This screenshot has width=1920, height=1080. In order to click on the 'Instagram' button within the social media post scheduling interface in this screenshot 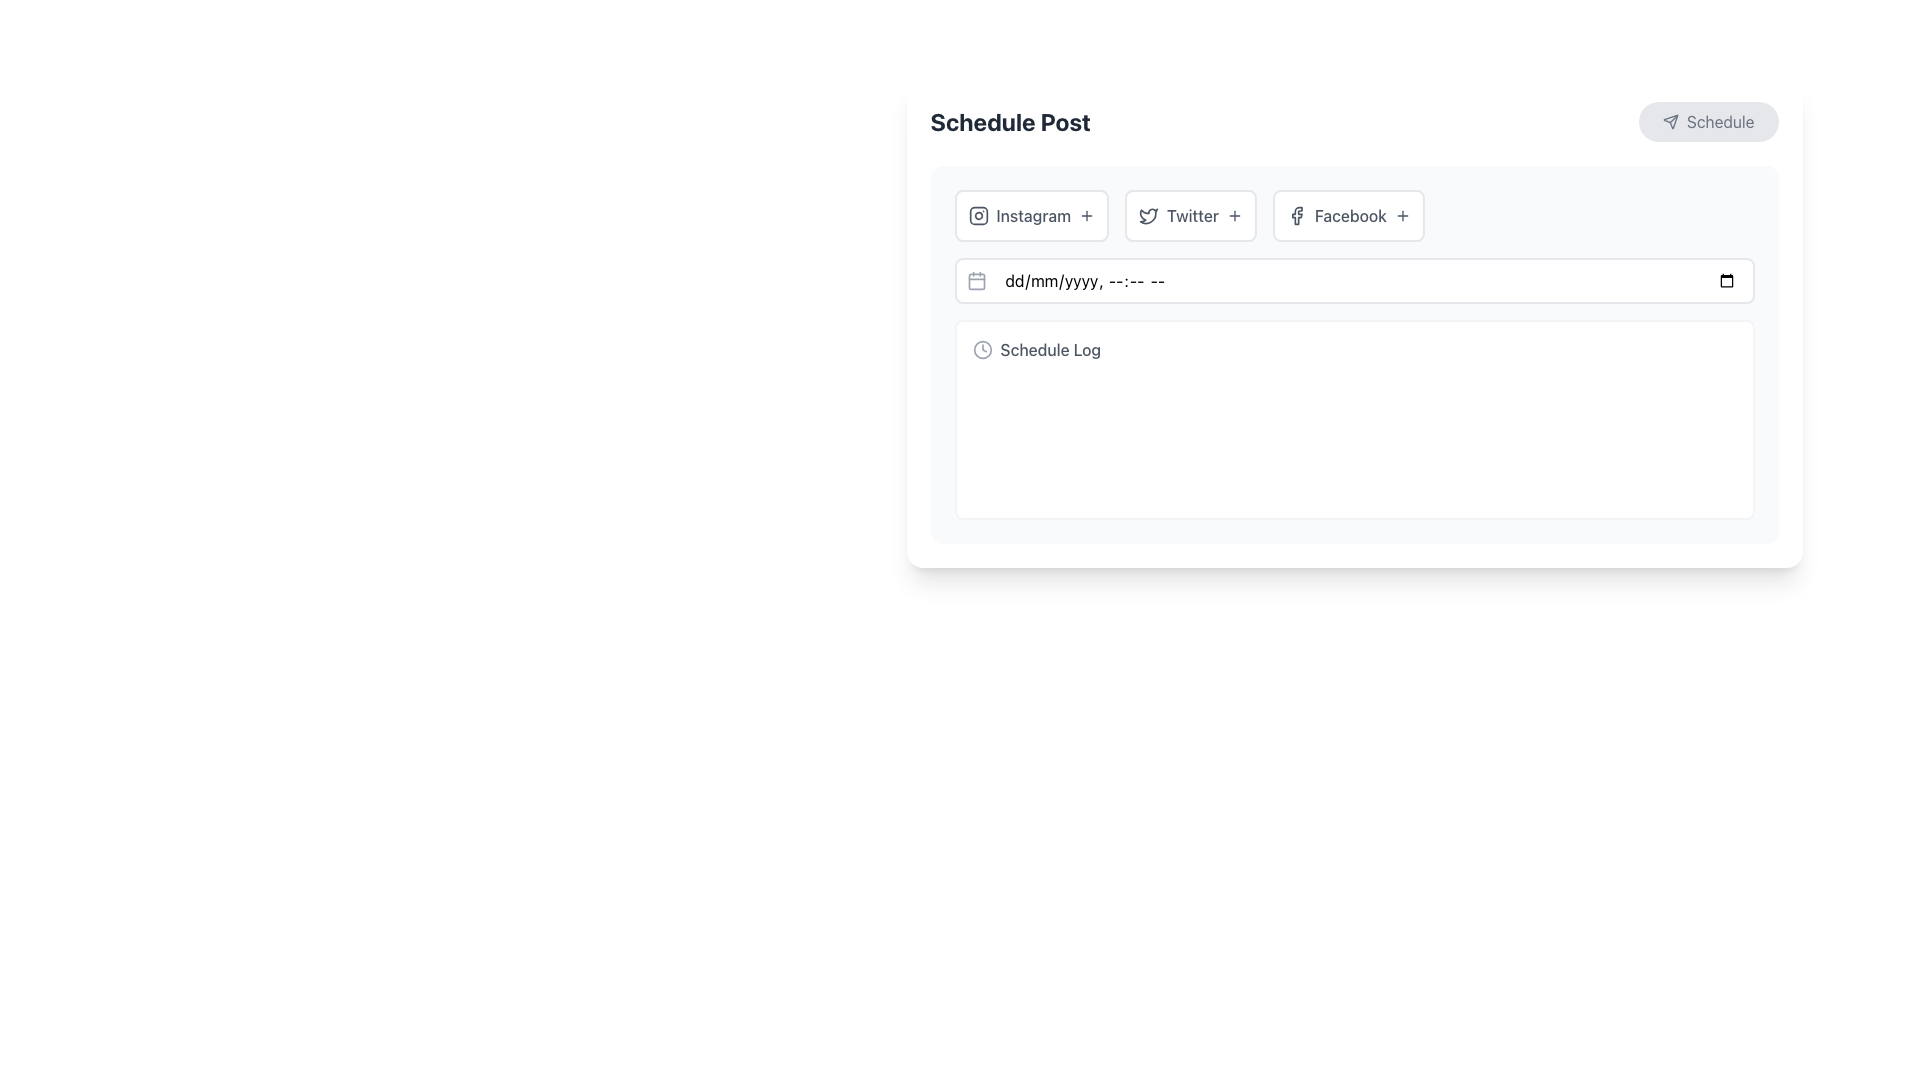, I will do `click(1354, 322)`.